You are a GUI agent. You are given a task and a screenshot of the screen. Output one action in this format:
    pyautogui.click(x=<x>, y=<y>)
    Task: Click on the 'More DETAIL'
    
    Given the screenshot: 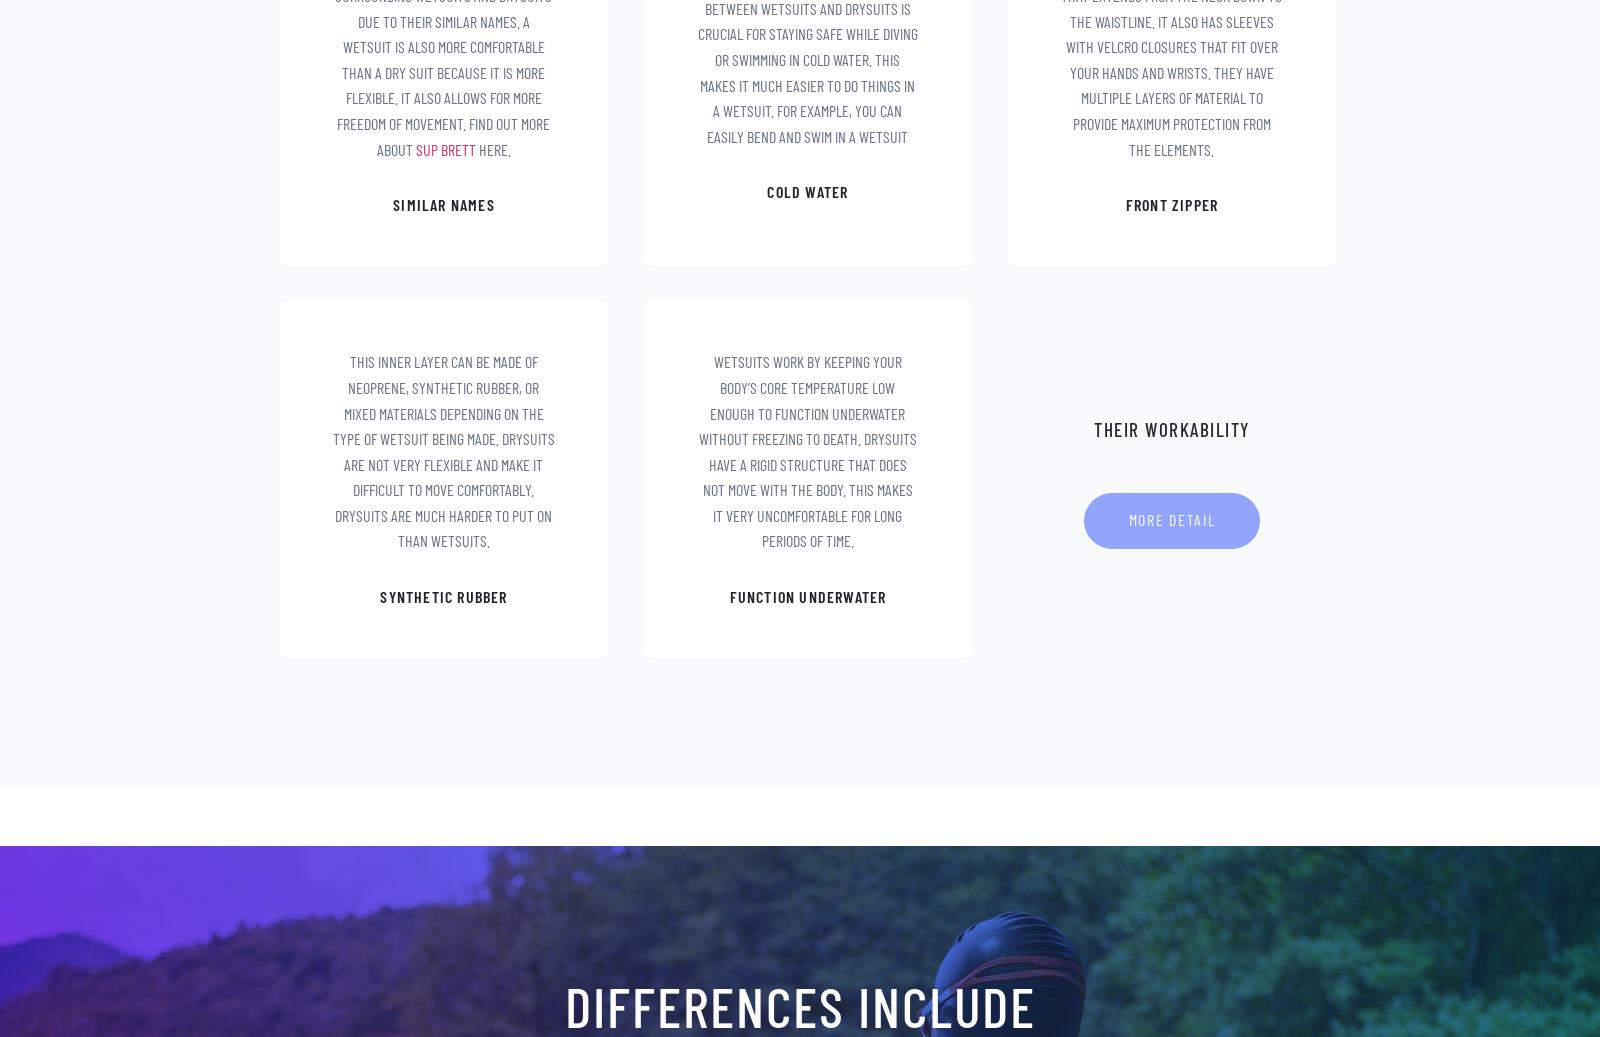 What is the action you would take?
    pyautogui.click(x=1171, y=518)
    